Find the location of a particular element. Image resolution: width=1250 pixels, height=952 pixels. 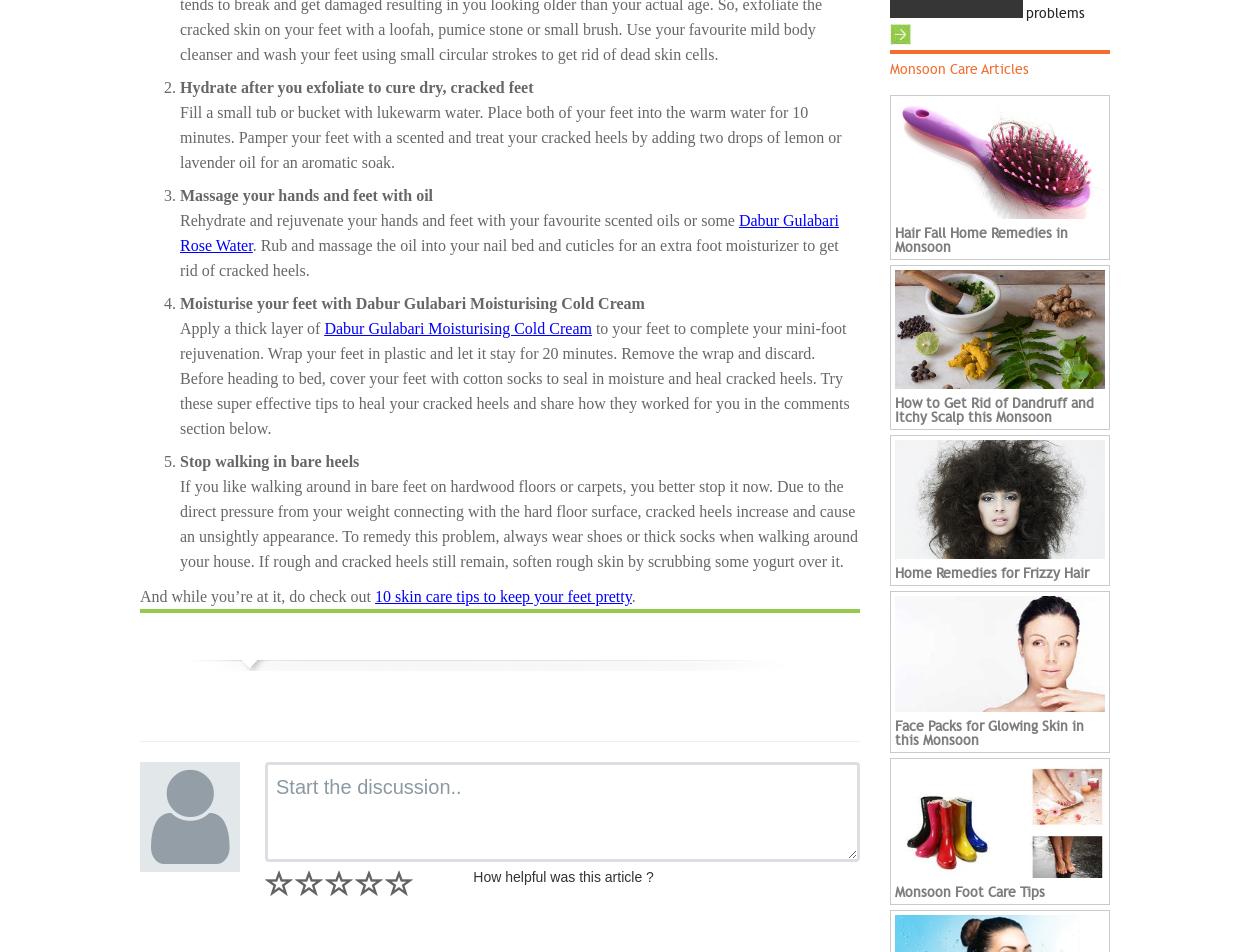

'Rehydrate and rejuvenate your hands and feet with your favourite scented oils or some' is located at coordinates (458, 219).